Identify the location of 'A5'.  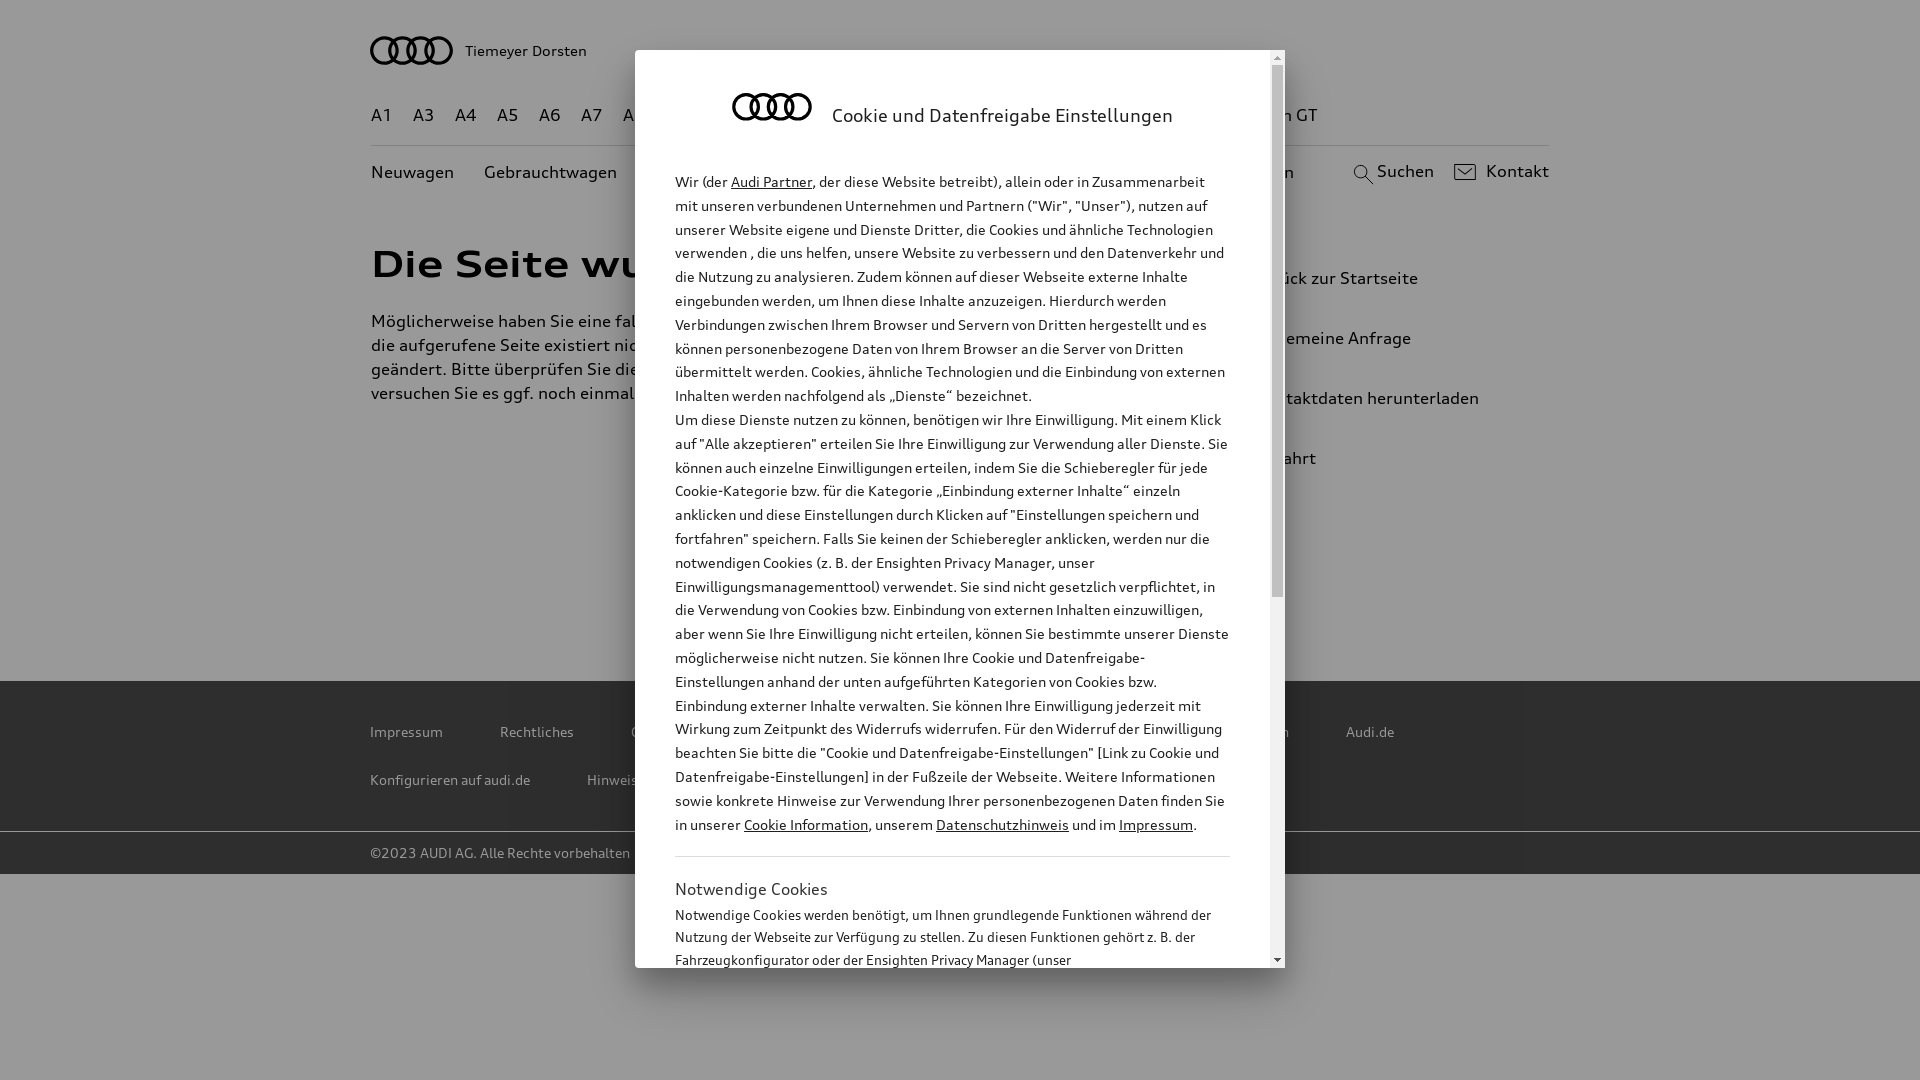
(508, 115).